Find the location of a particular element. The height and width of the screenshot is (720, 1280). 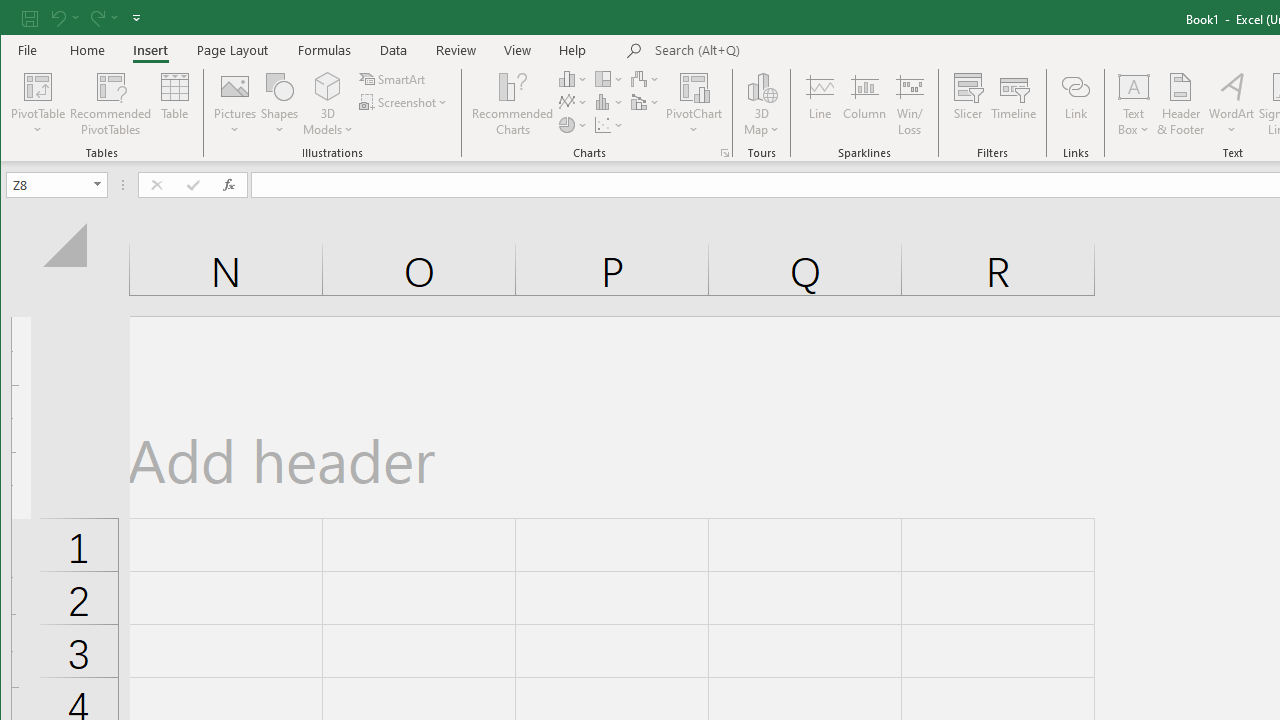

'Insert Waterfall, Funnel, Stock, Surface, or Radar Chart' is located at coordinates (646, 78).